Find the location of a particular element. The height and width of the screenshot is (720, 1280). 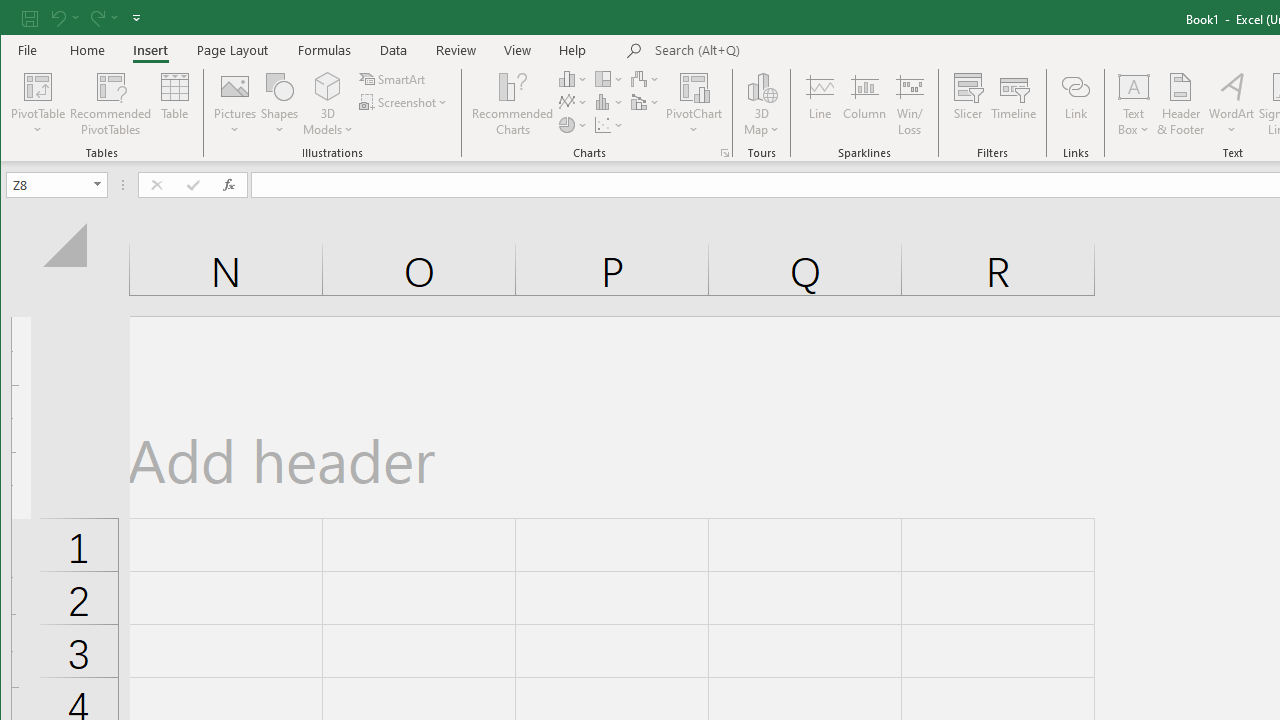

'Insert Waterfall, Funnel, Stock, Surface, or Radar Chart' is located at coordinates (646, 78).